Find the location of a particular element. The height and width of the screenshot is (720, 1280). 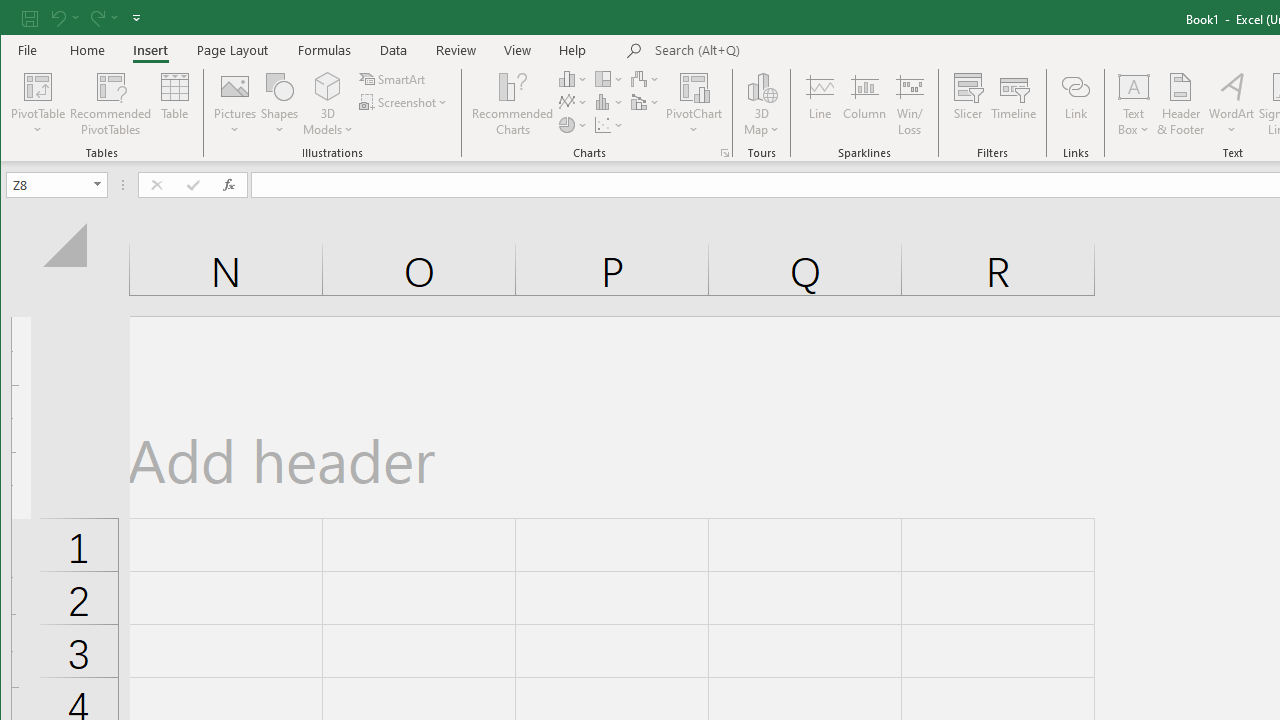

'Insert Waterfall, Funnel, Stock, Surface, or Radar Chart' is located at coordinates (646, 78).